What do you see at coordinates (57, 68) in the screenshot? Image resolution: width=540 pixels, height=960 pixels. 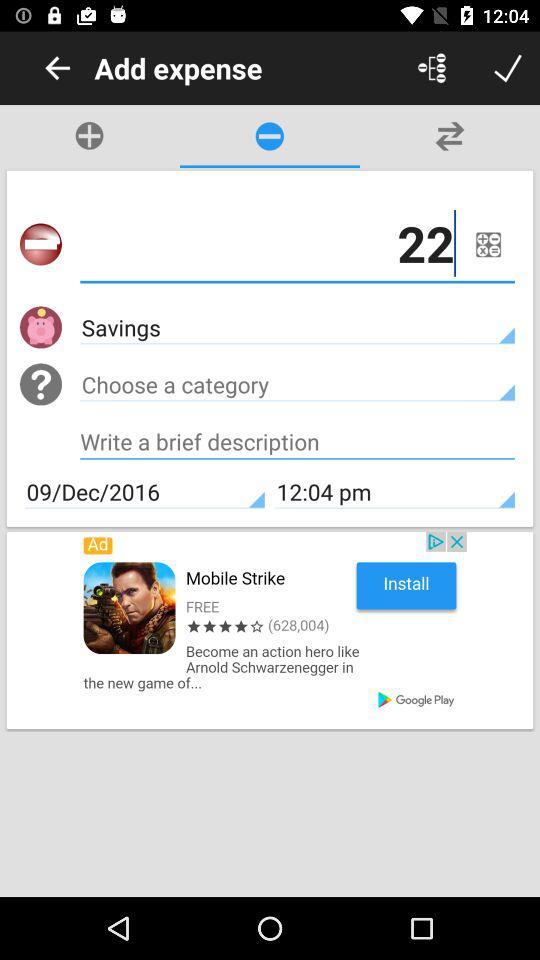 I see `go back` at bounding box center [57, 68].